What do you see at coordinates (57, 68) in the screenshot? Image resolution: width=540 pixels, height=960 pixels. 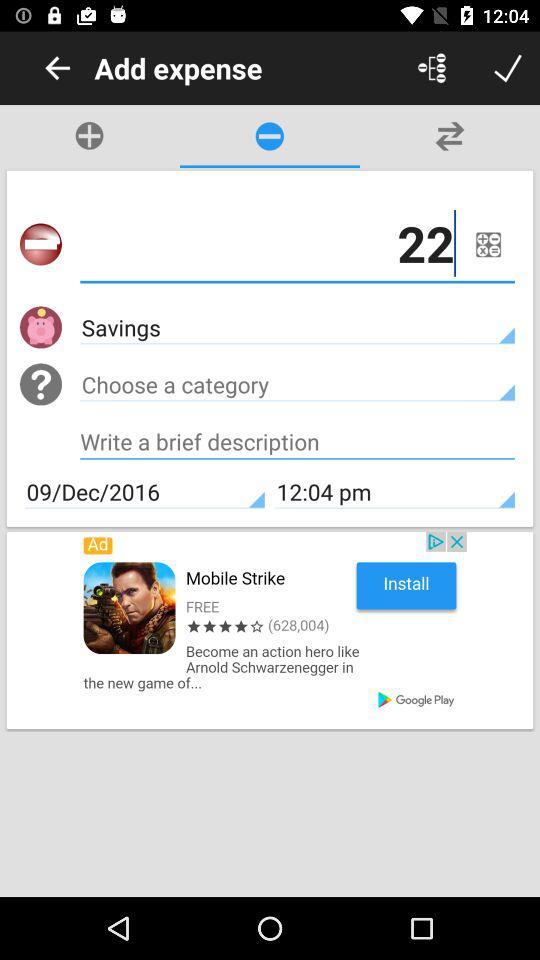 I see `go back` at bounding box center [57, 68].